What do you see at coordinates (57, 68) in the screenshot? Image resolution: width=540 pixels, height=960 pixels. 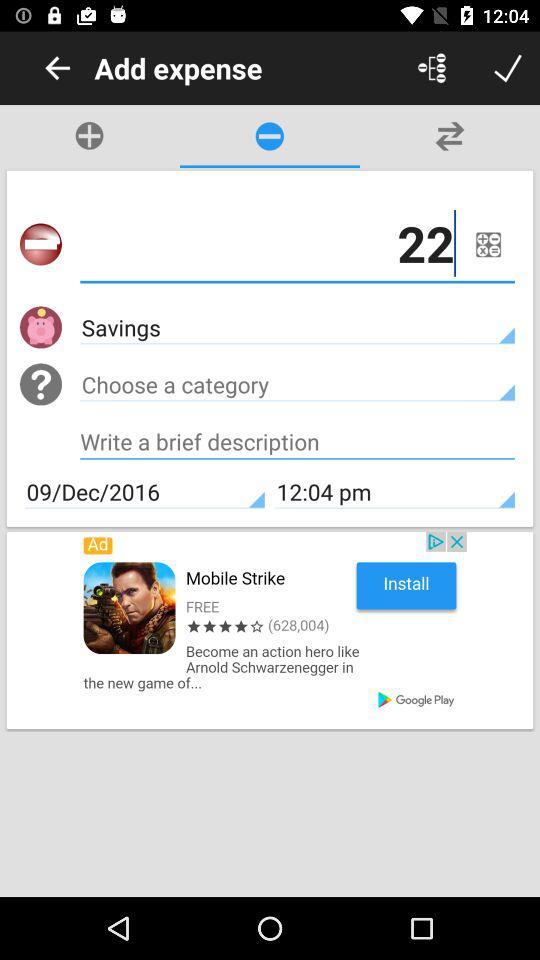 I see `go back` at bounding box center [57, 68].